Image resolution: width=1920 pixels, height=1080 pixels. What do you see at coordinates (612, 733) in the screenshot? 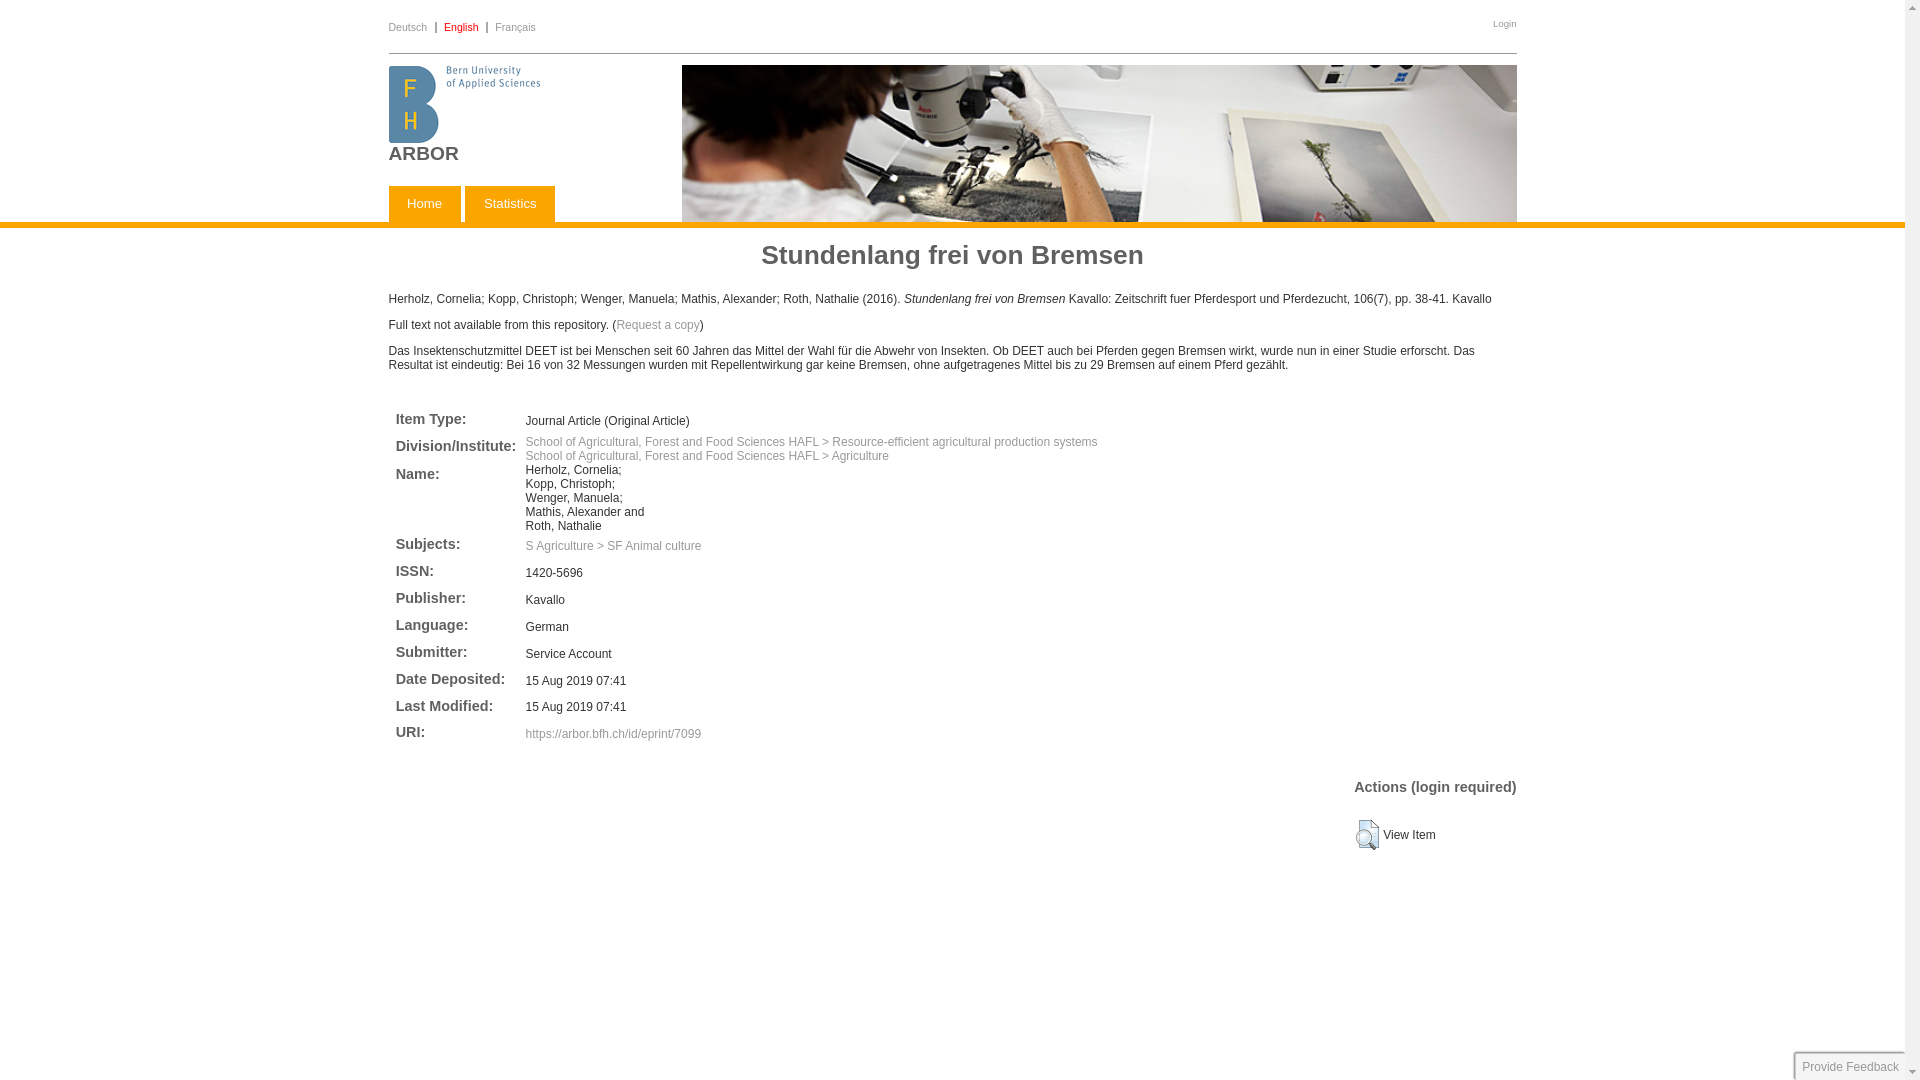
I see `'https://arbor.bfh.ch/id/eprint/7099'` at bounding box center [612, 733].